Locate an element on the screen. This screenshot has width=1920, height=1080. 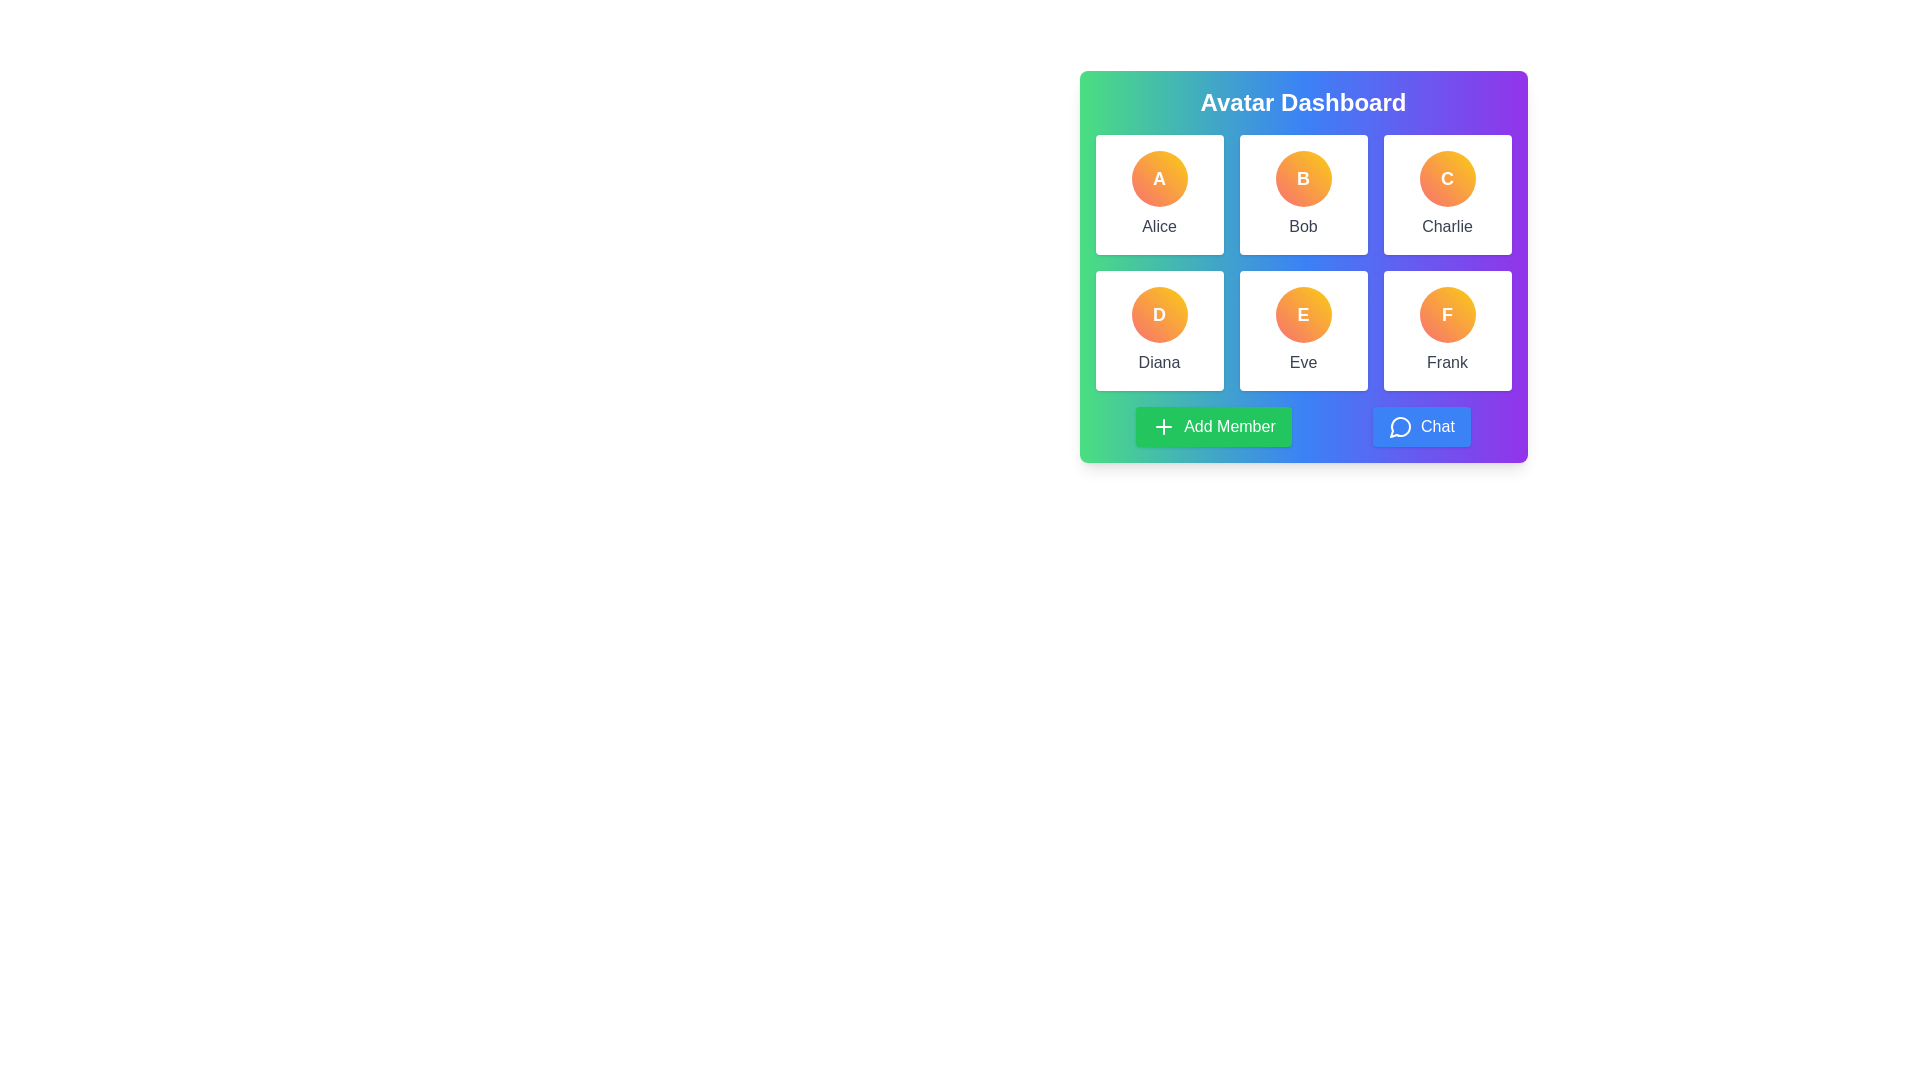
the user profile card for 'Charlie', which features a white background, rounded corners, a gradient-colored circular avatar with the letter 'C', and the name 'Charlie' in gray font is located at coordinates (1447, 195).